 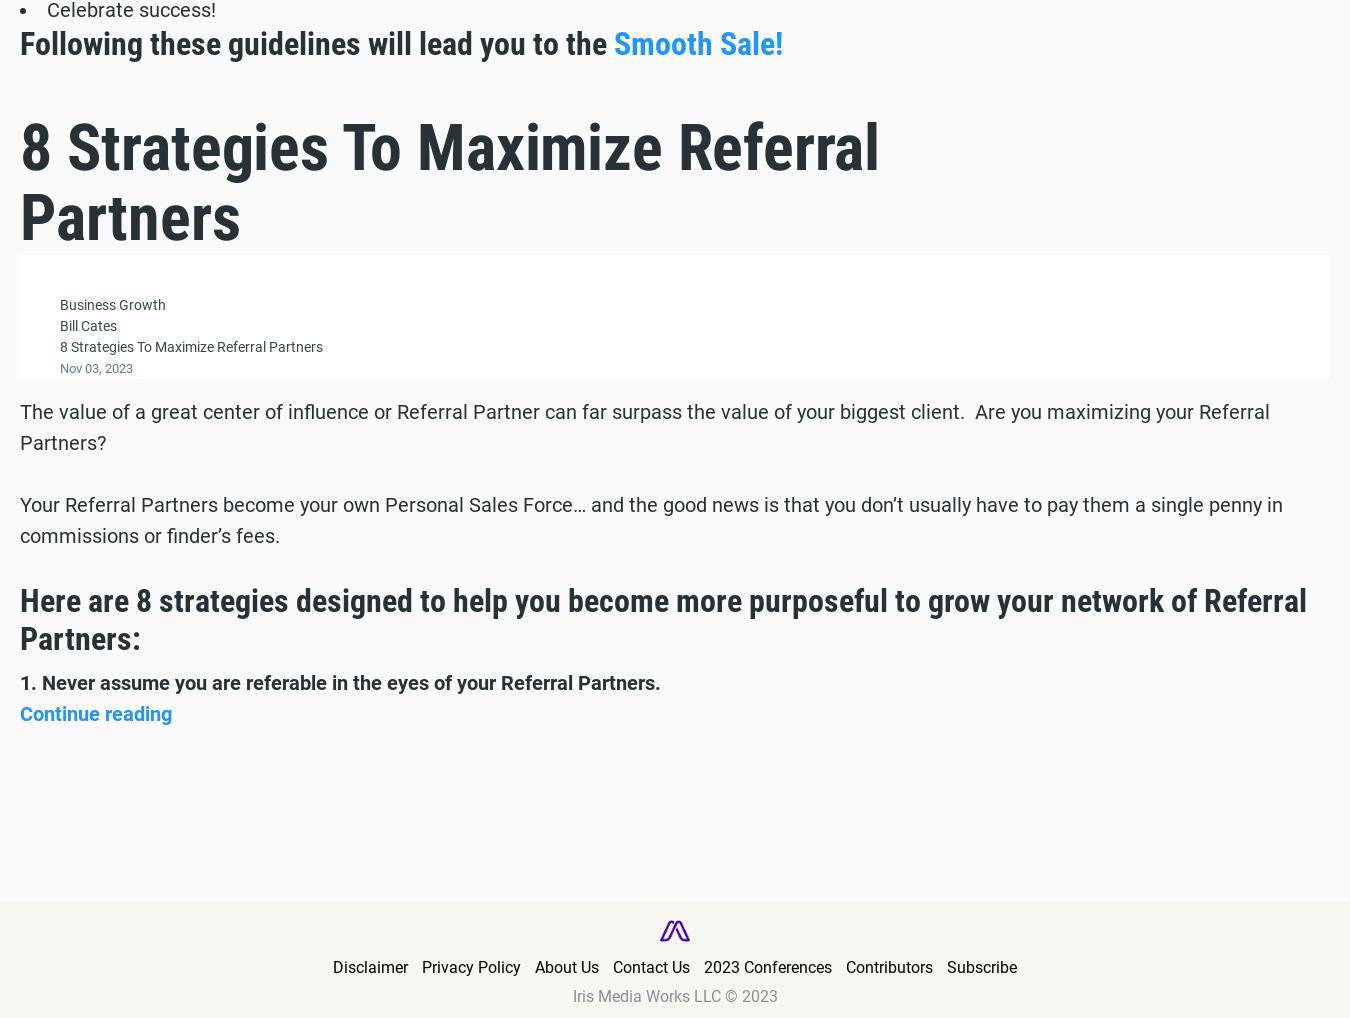 I want to click on 'Your Referral Partners become your own Personal Sales Force… and the good news is that you don’t usually have to pay them a single penny in commissions or finder’s fees.', so click(x=18, y=518).